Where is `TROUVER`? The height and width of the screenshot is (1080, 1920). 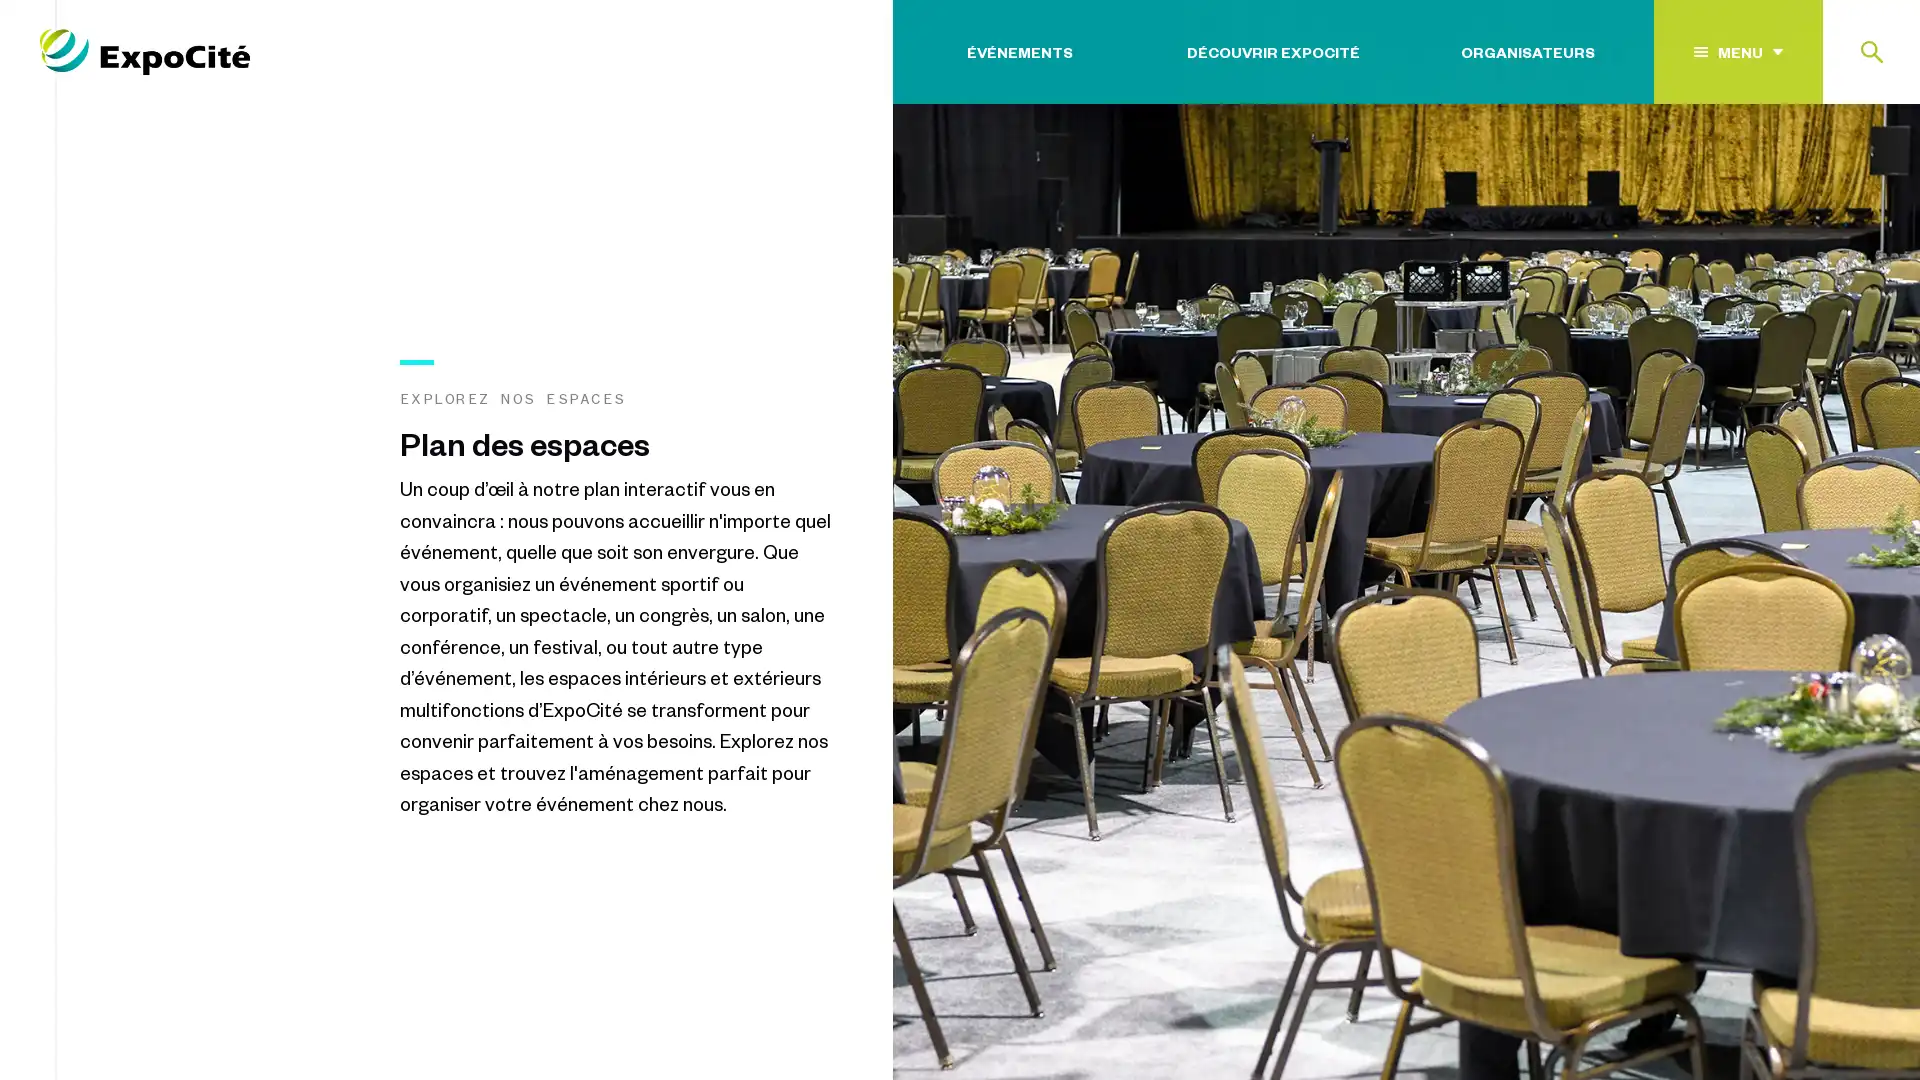 TROUVER is located at coordinates (1820, 173).